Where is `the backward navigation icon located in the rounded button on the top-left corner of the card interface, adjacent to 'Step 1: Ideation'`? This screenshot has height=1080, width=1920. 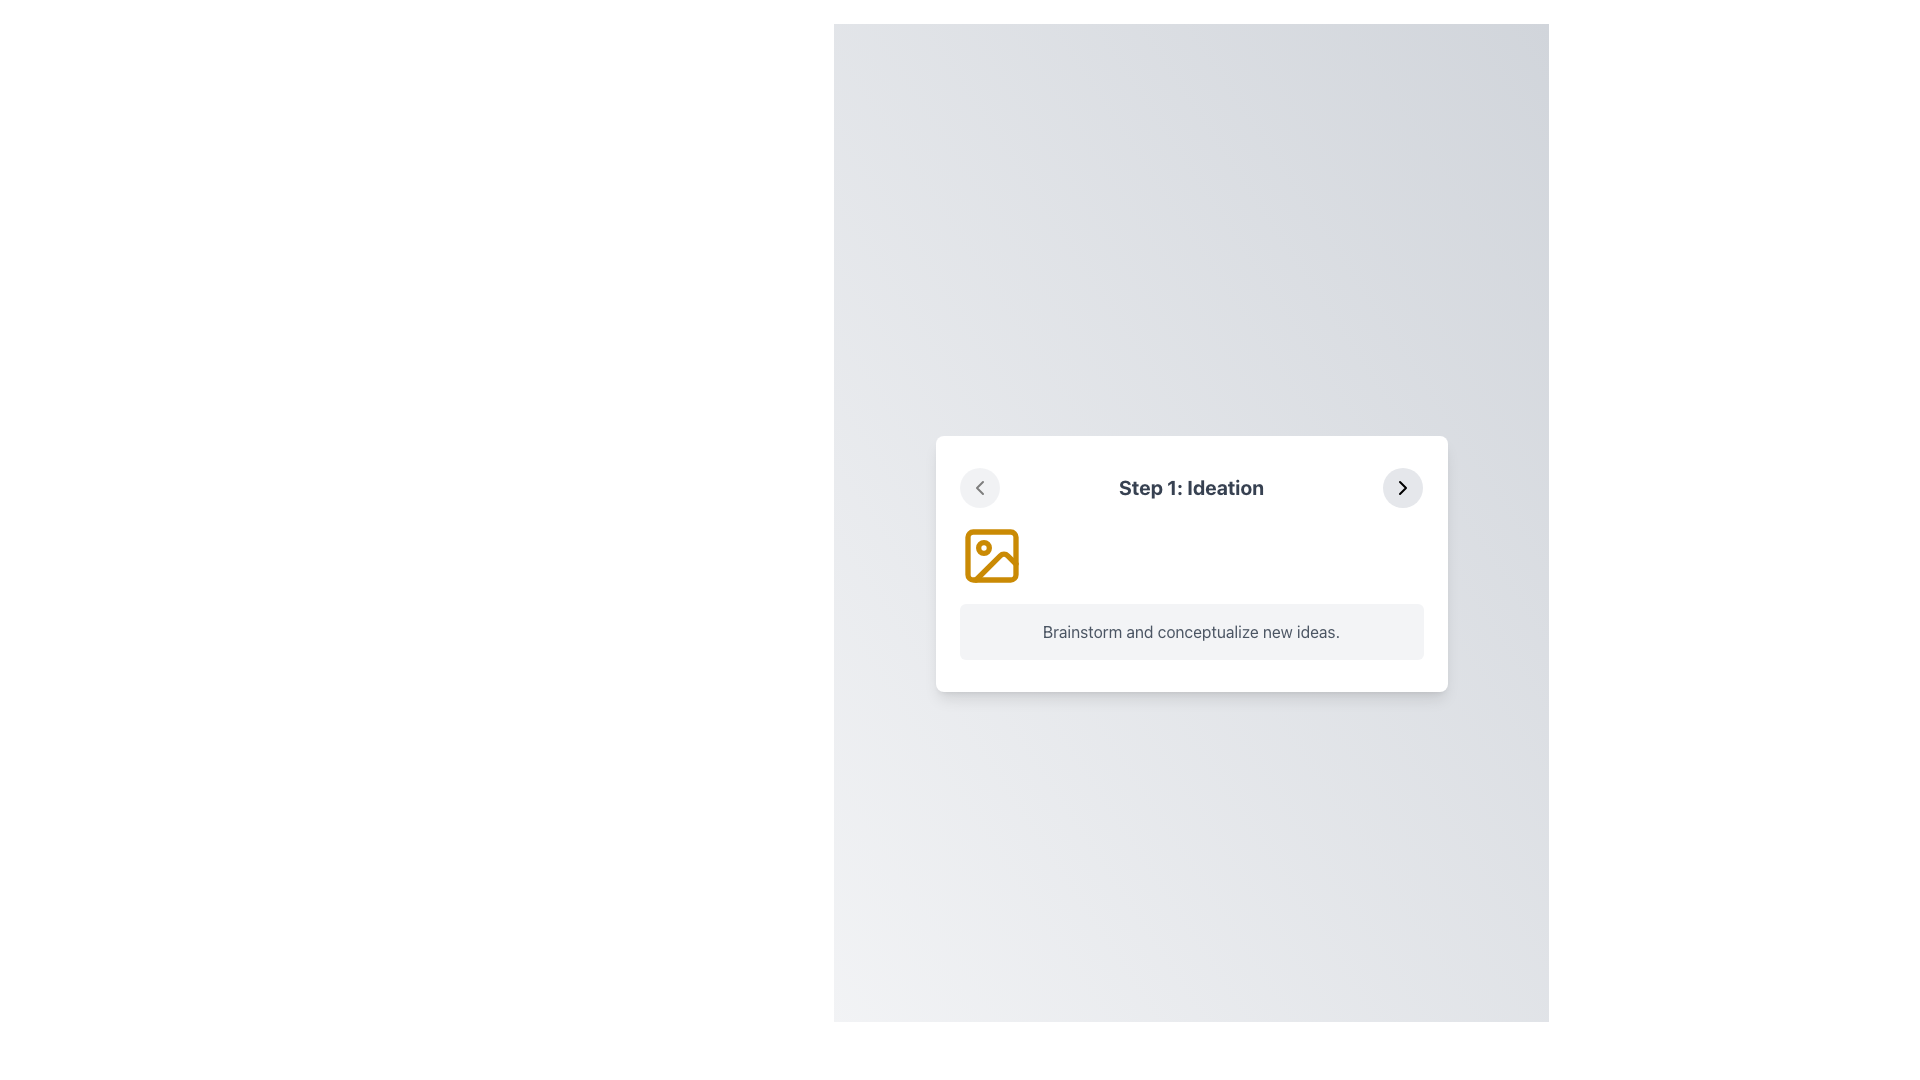 the backward navigation icon located in the rounded button on the top-left corner of the card interface, adjacent to 'Step 1: Ideation' is located at coordinates (979, 488).